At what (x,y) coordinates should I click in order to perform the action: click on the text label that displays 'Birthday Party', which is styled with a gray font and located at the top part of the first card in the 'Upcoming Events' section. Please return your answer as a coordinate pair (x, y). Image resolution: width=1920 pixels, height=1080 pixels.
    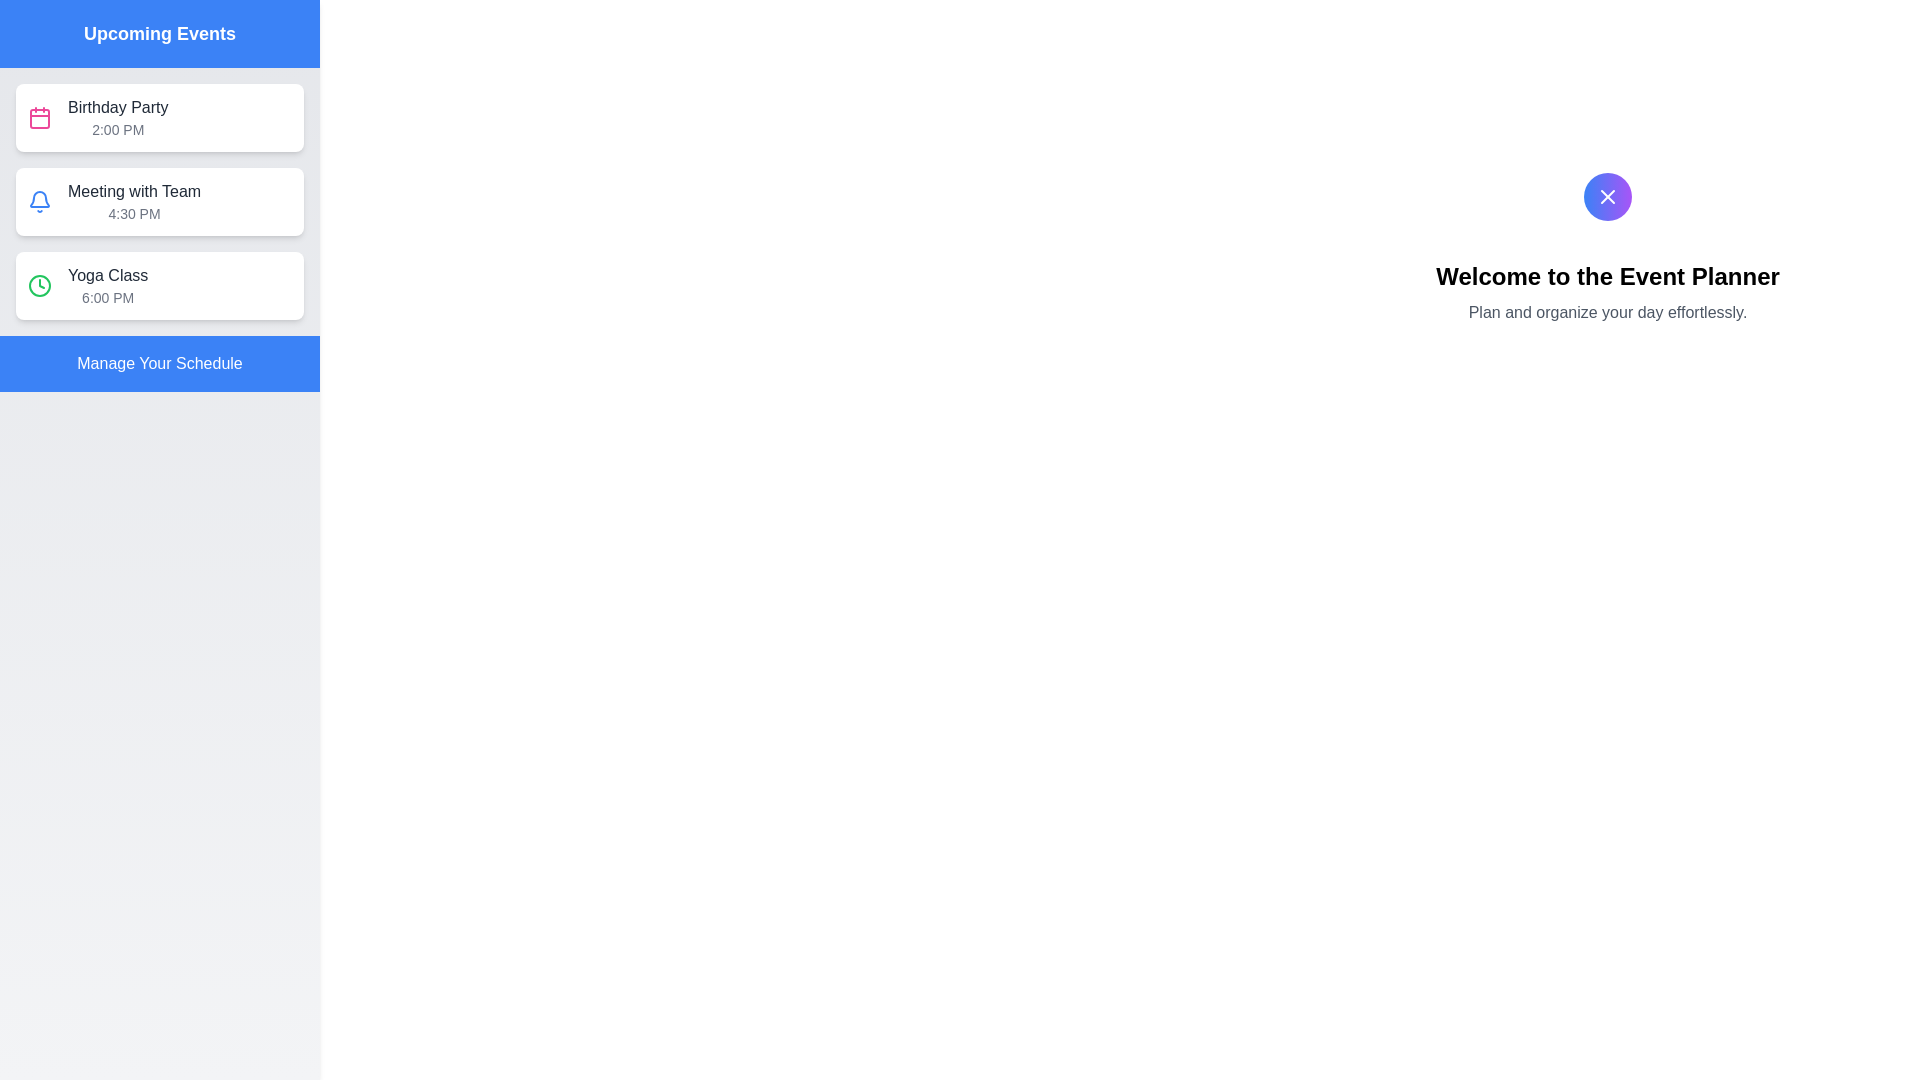
    Looking at the image, I should click on (117, 108).